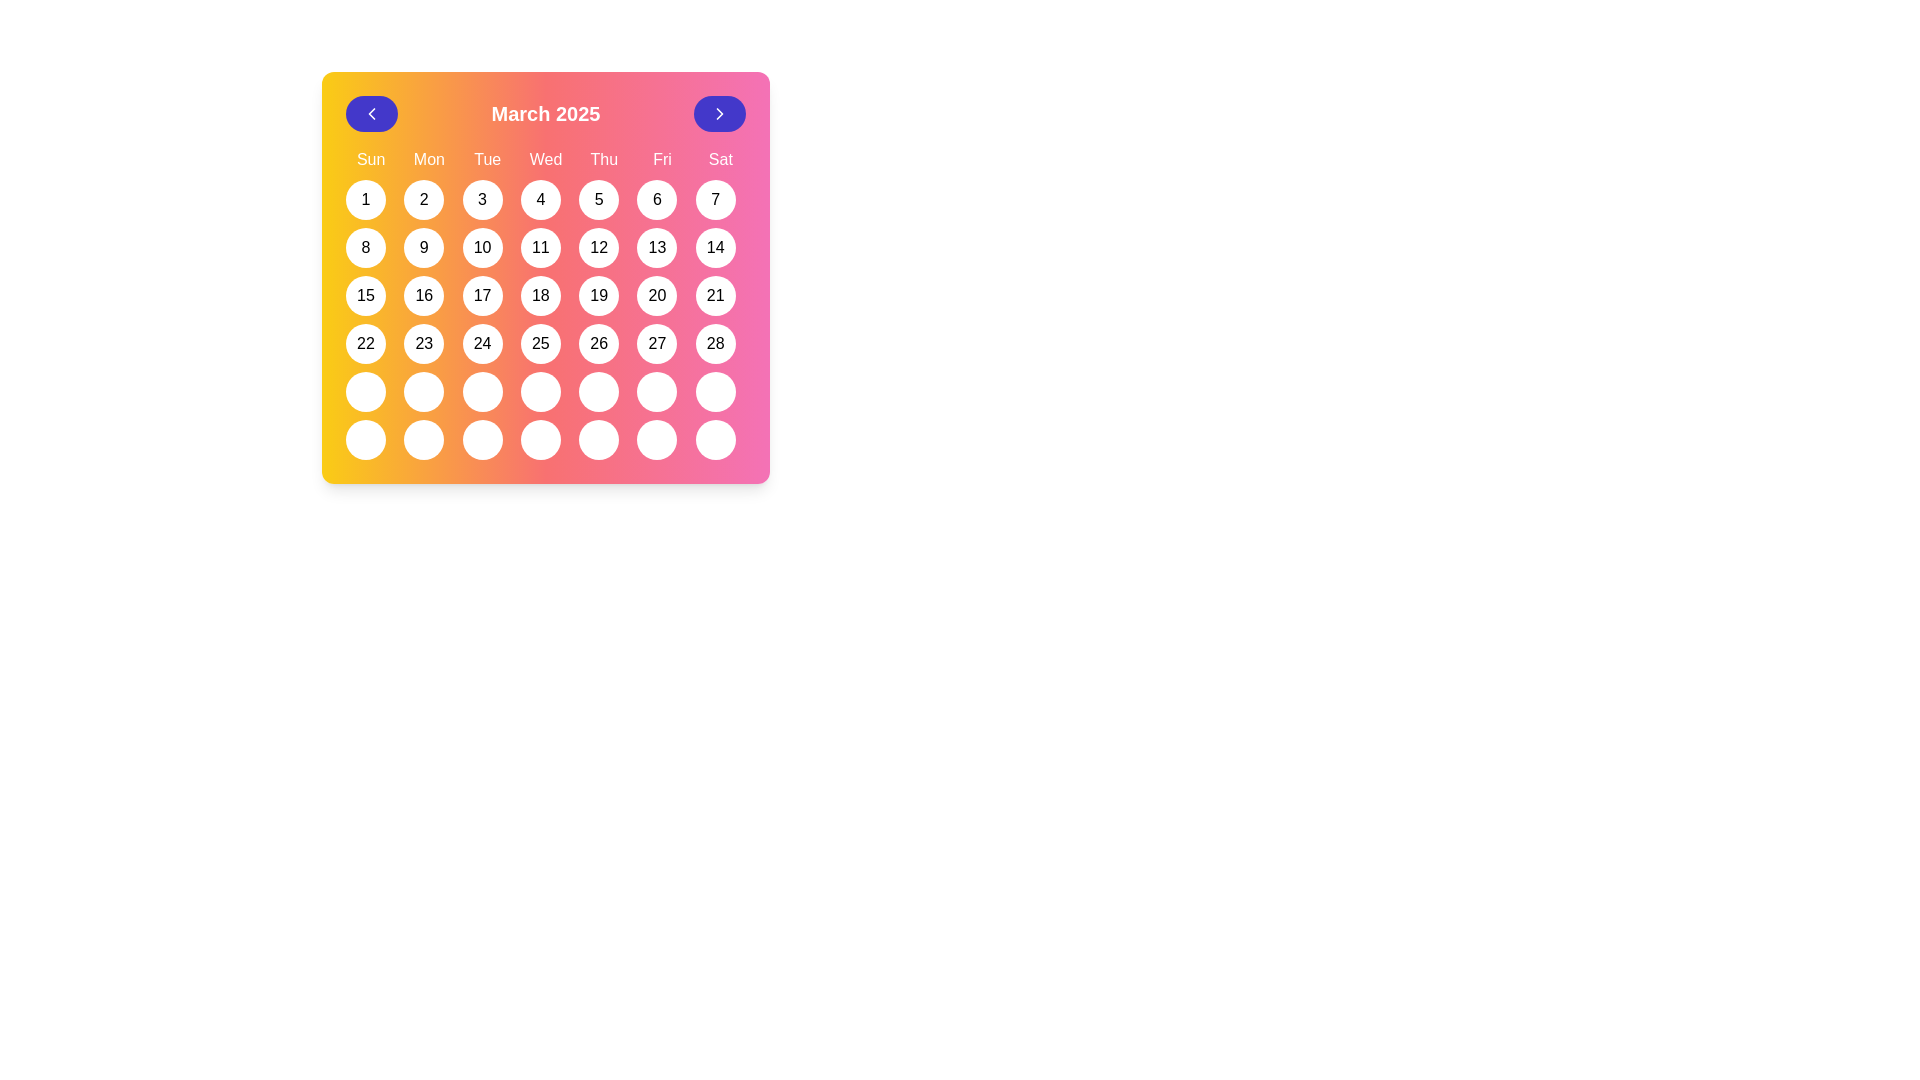 The image size is (1920, 1080). I want to click on the left arrow navigation button within the blue circular button at the top-left corner of the calendar interface, so click(372, 114).